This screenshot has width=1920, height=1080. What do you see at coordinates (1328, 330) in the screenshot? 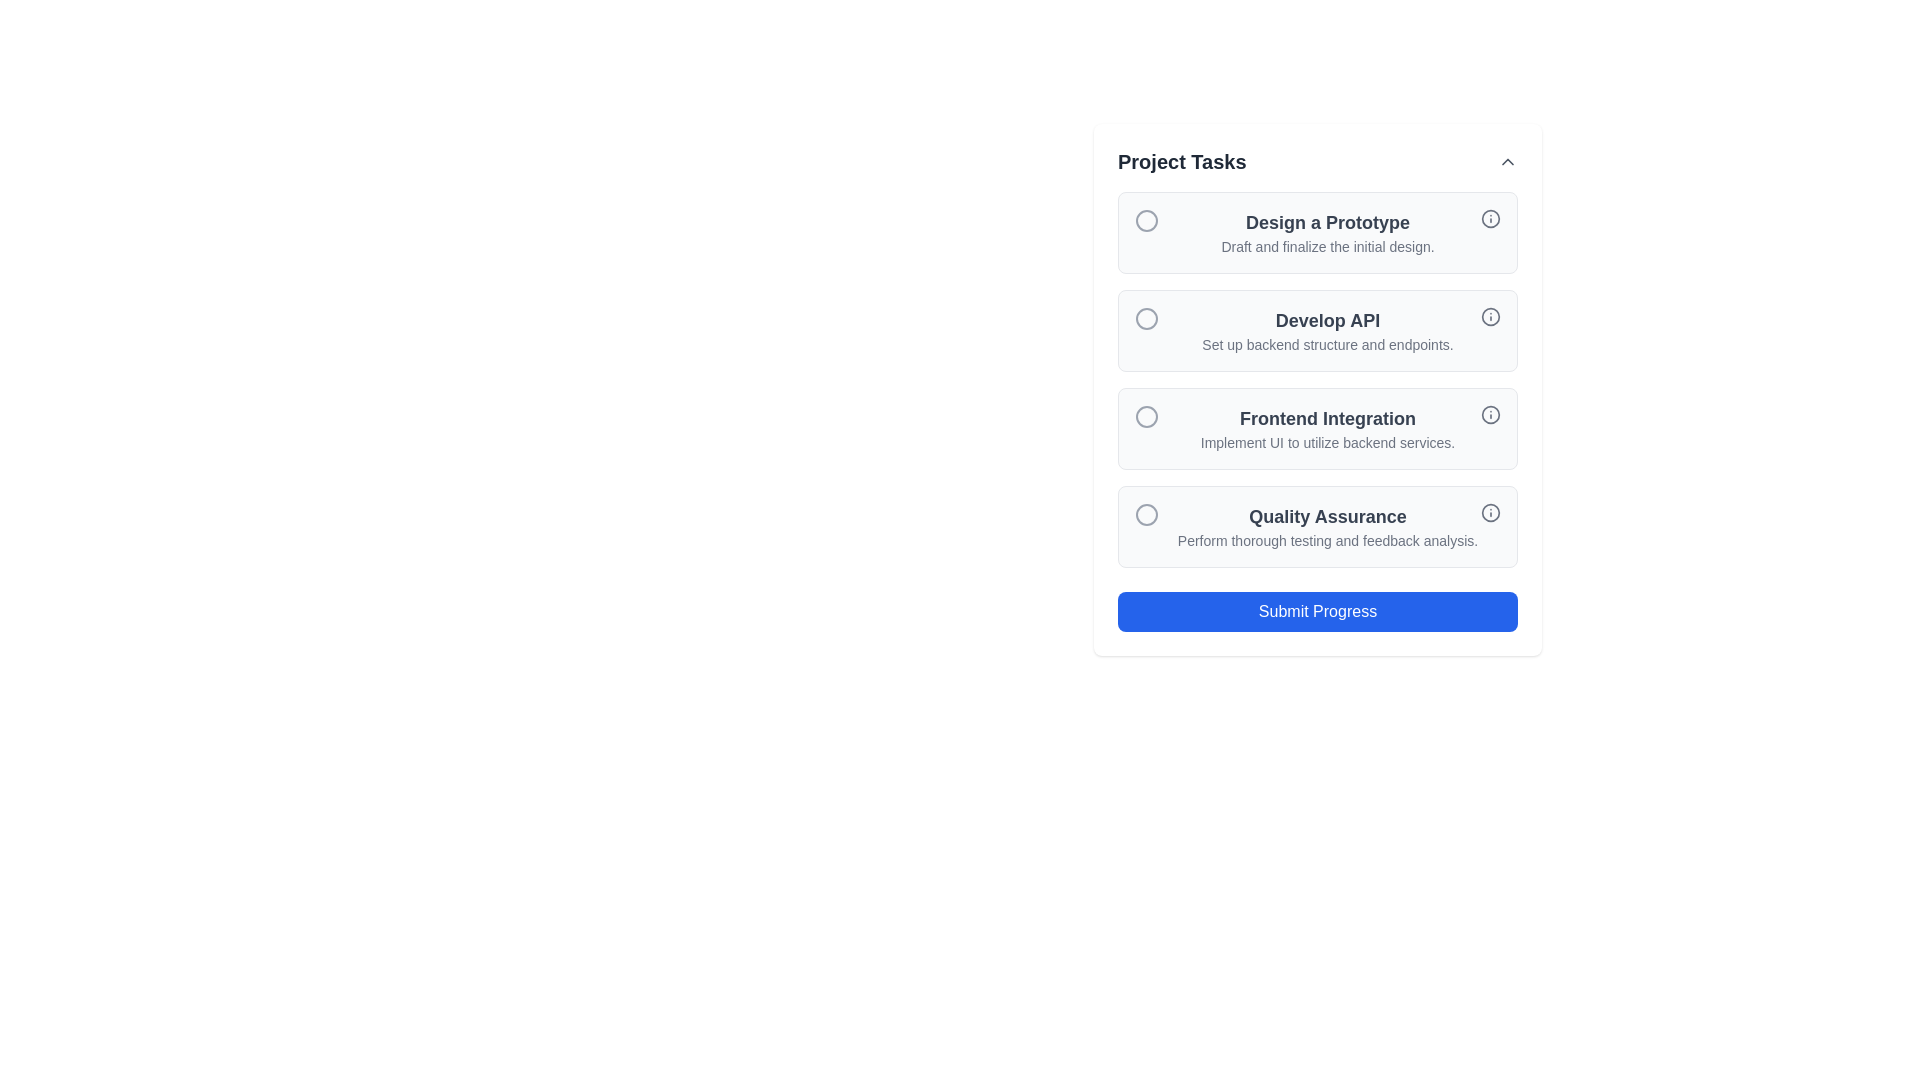
I see `the text section that has a bold header reading 'Develop API' and a smaller sentence 'Set up backend structure and endpoints.'` at bounding box center [1328, 330].